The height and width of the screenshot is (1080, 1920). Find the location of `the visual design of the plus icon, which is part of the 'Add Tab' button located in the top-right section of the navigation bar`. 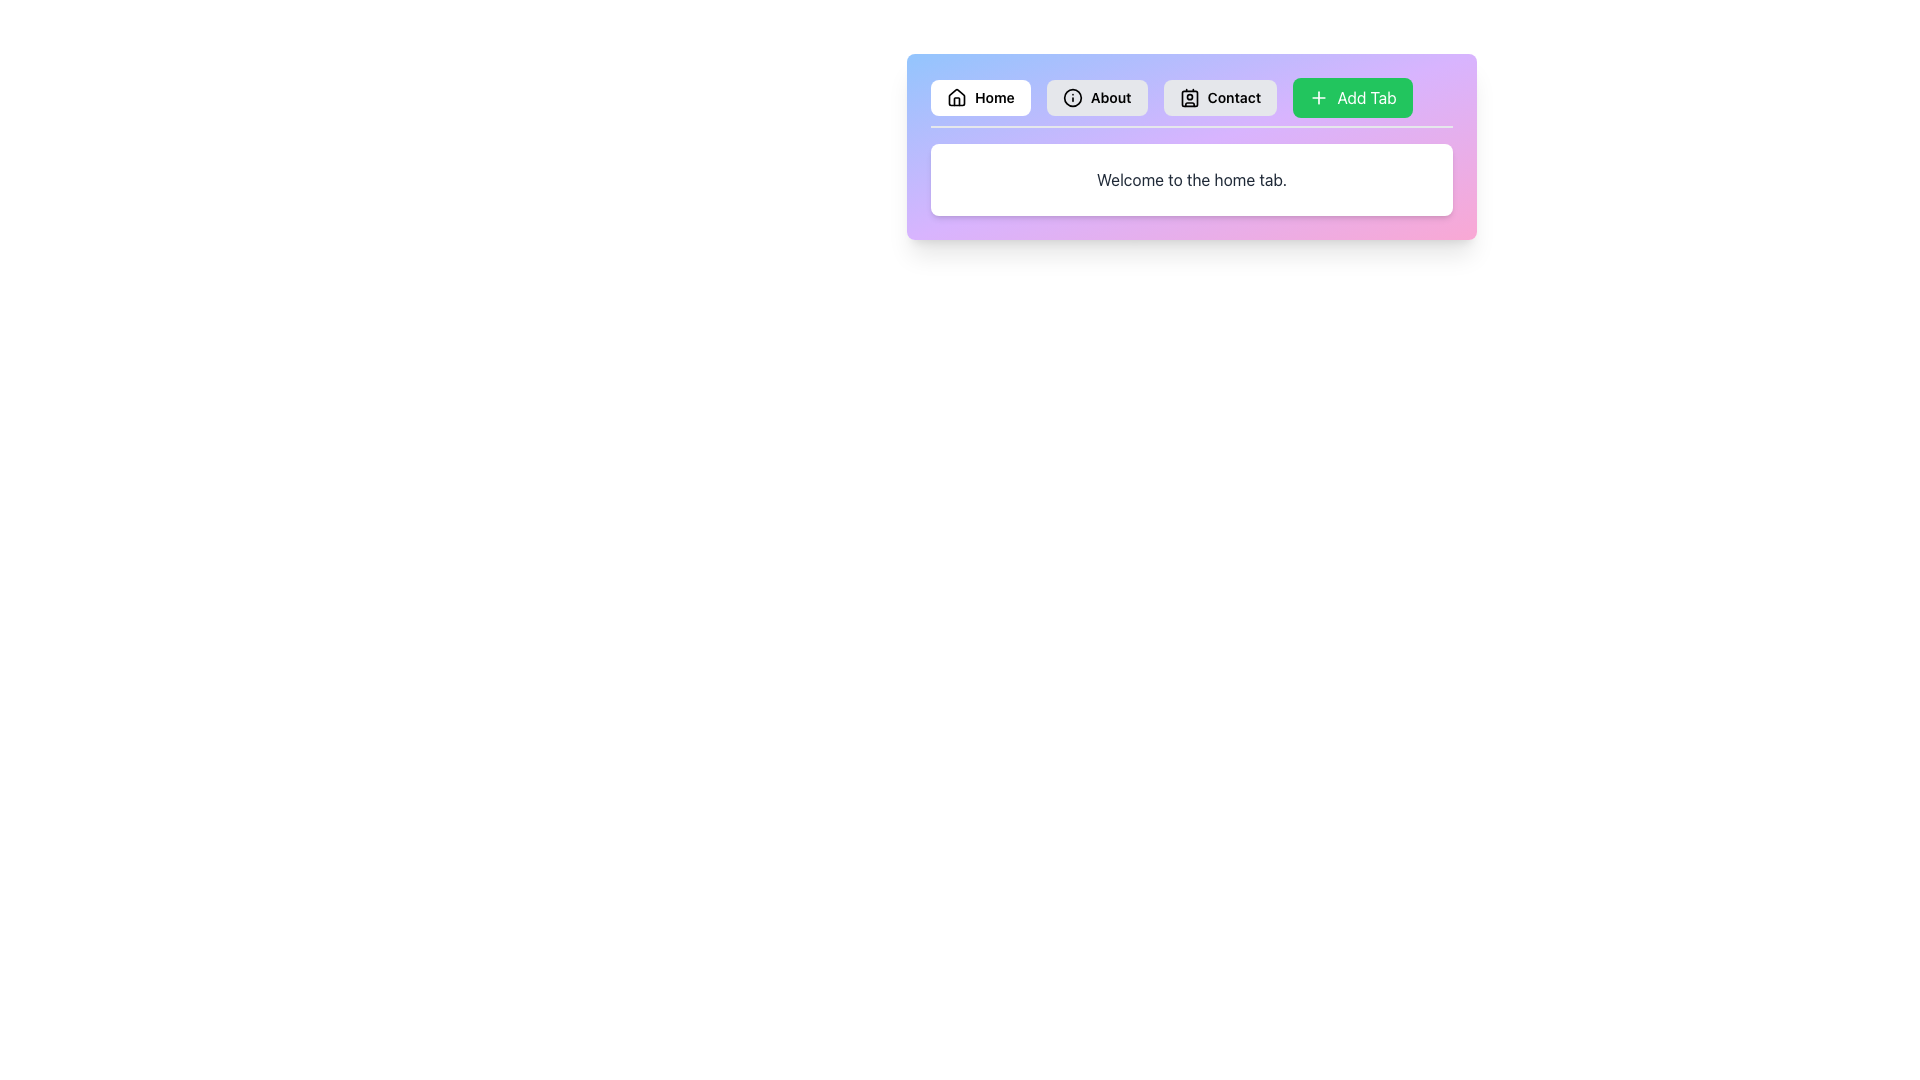

the visual design of the plus icon, which is part of the 'Add Tab' button located in the top-right section of the navigation bar is located at coordinates (1319, 97).